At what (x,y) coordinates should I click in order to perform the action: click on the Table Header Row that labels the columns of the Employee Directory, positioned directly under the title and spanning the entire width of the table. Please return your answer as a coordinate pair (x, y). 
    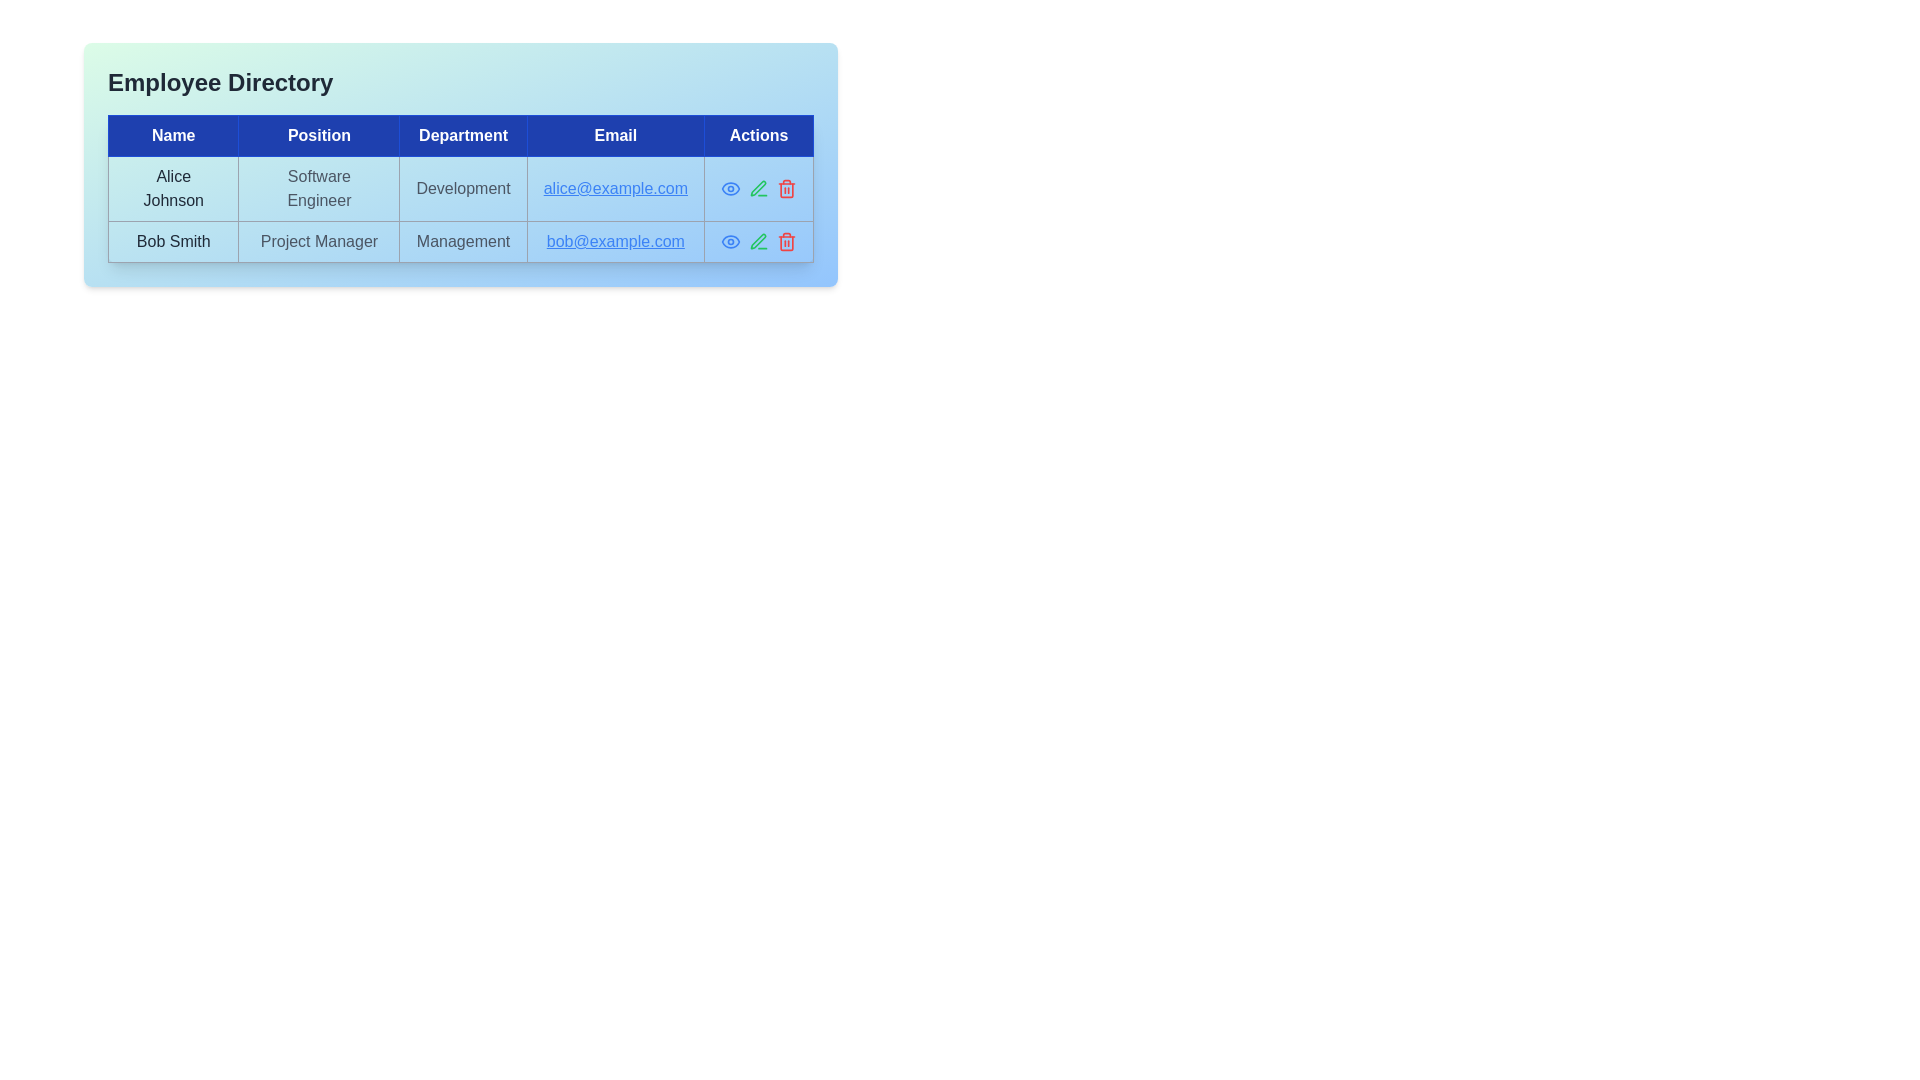
    Looking at the image, I should click on (459, 135).